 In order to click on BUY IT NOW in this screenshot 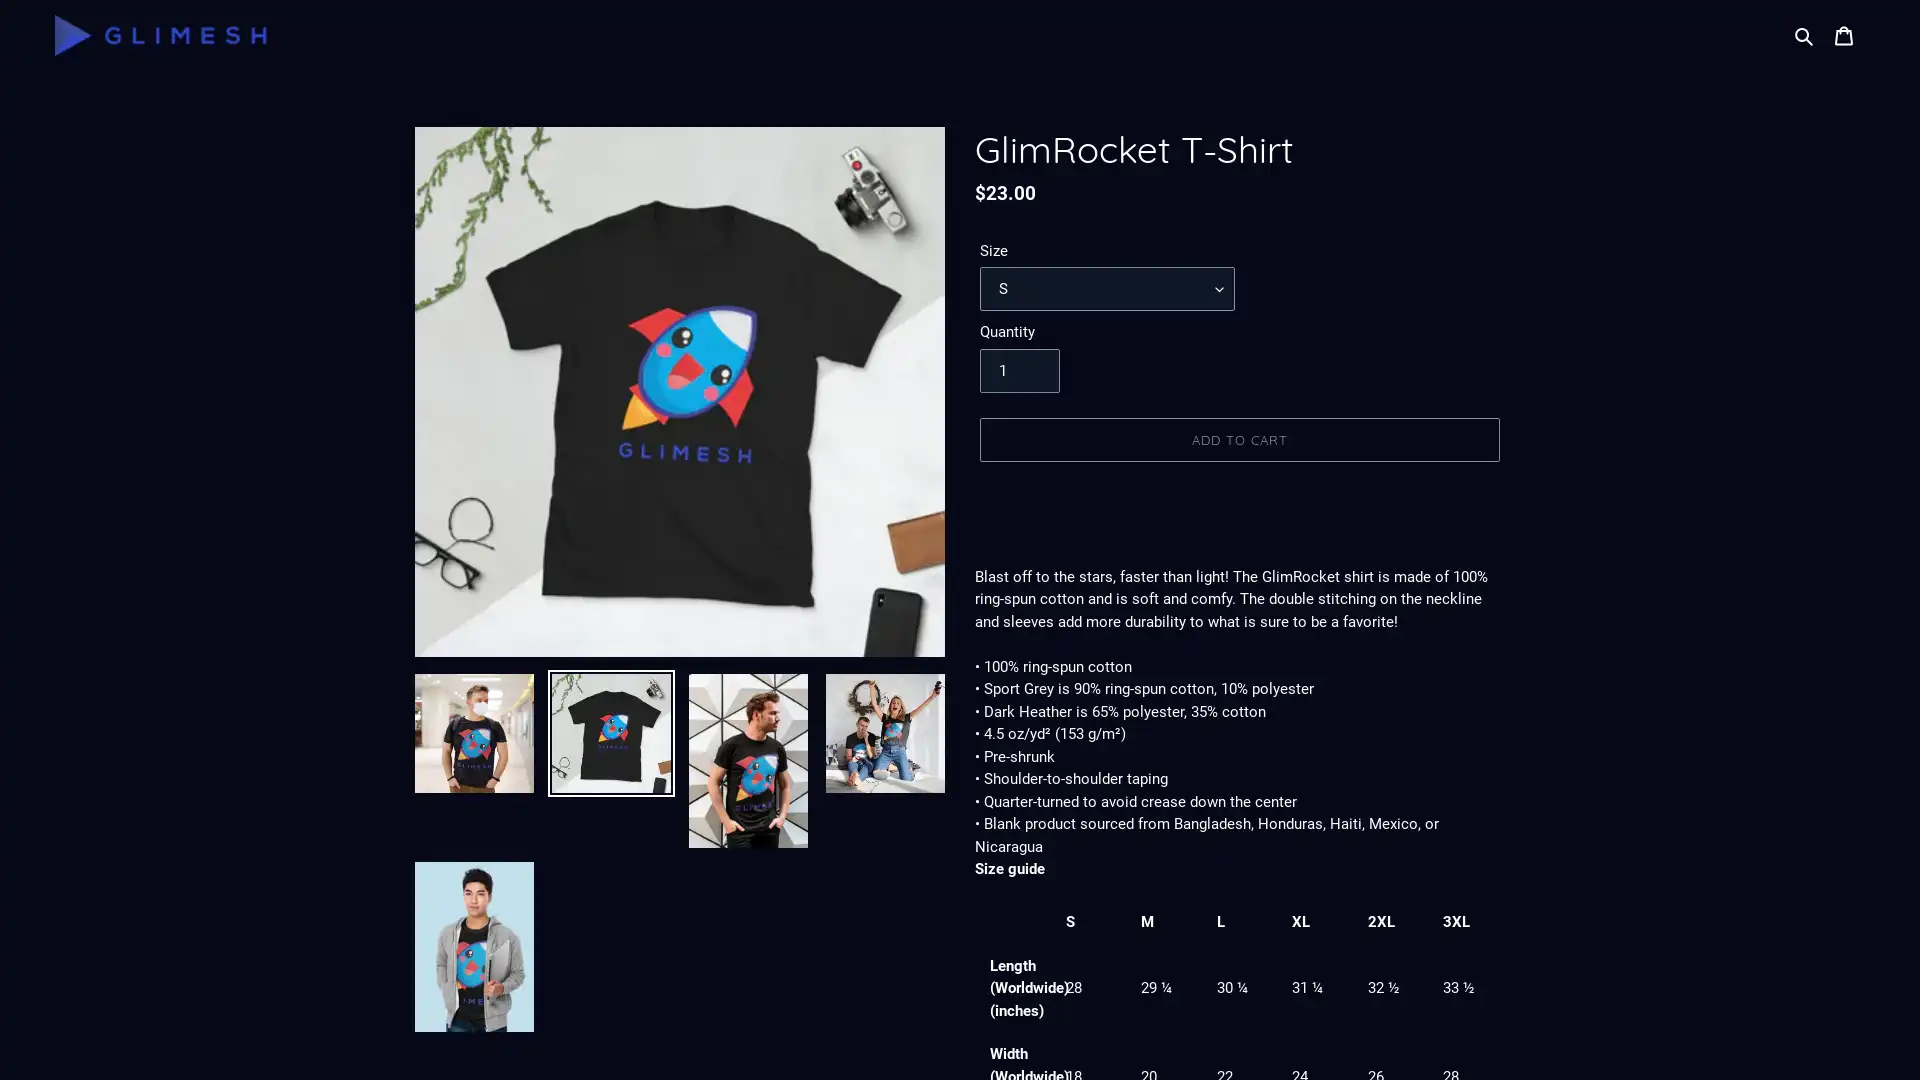, I will do `click(1238, 493)`.